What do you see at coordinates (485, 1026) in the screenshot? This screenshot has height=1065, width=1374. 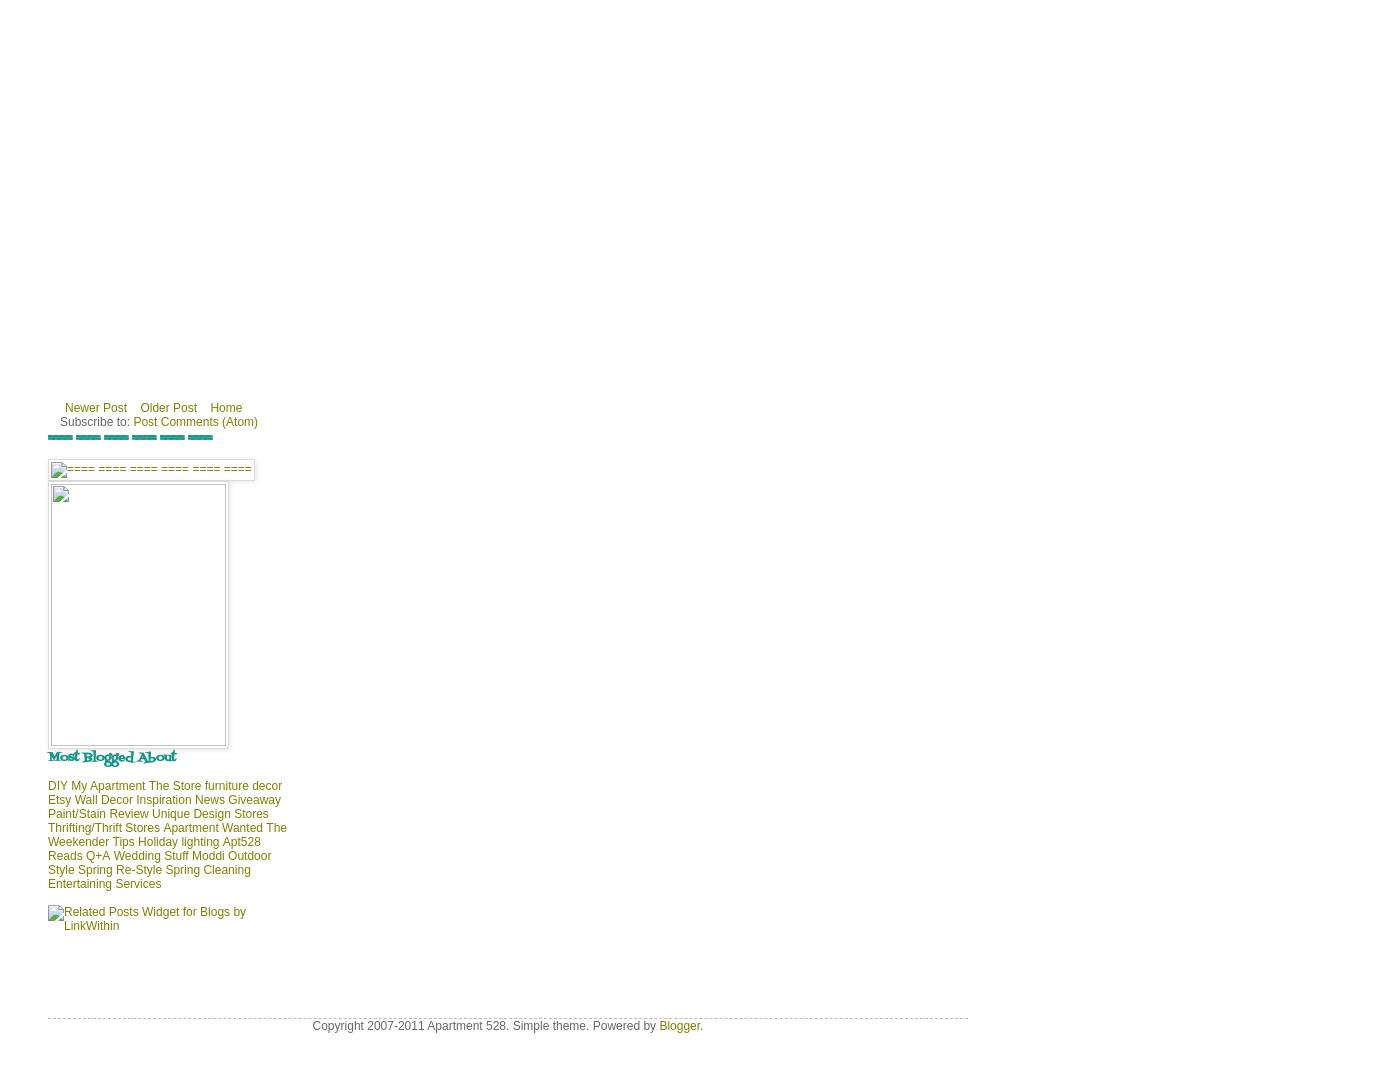 I see `'Copyright 2007-2011 Apartment 528. Simple theme. Powered by'` at bounding box center [485, 1026].